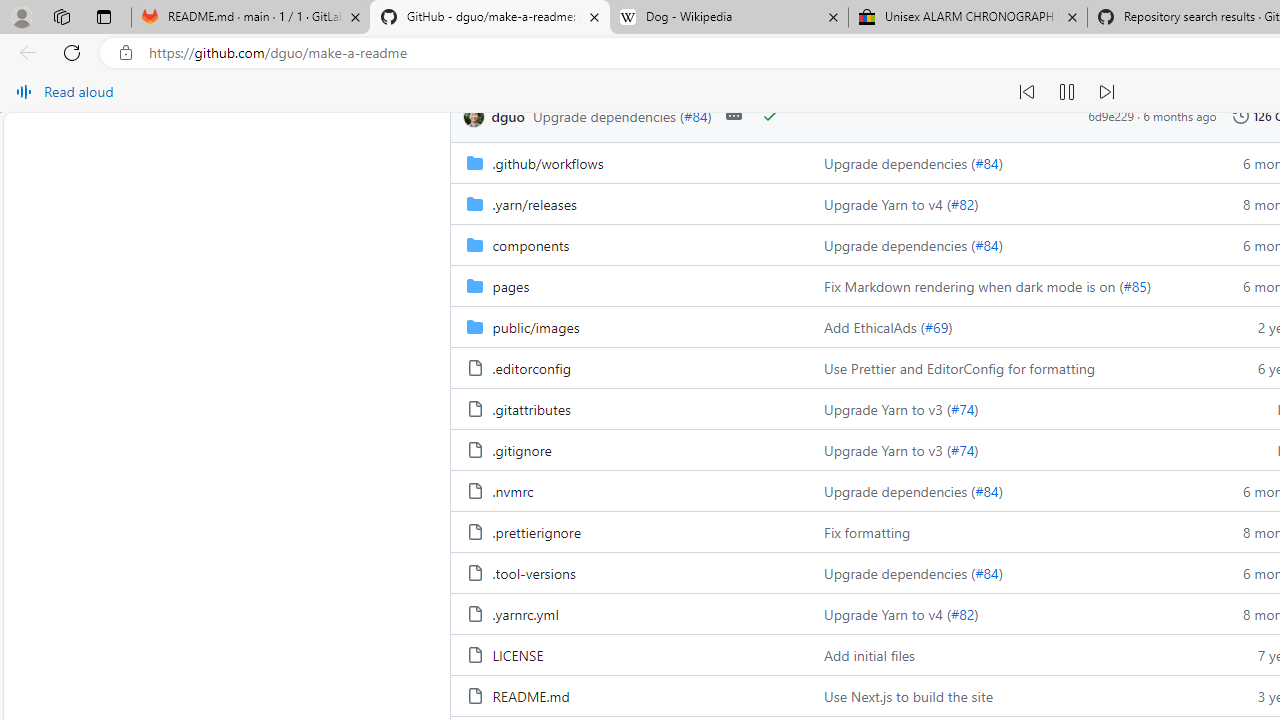 Image resolution: width=1280 pixels, height=720 pixels. I want to click on 'Commit 6d9e229', so click(1110, 116).